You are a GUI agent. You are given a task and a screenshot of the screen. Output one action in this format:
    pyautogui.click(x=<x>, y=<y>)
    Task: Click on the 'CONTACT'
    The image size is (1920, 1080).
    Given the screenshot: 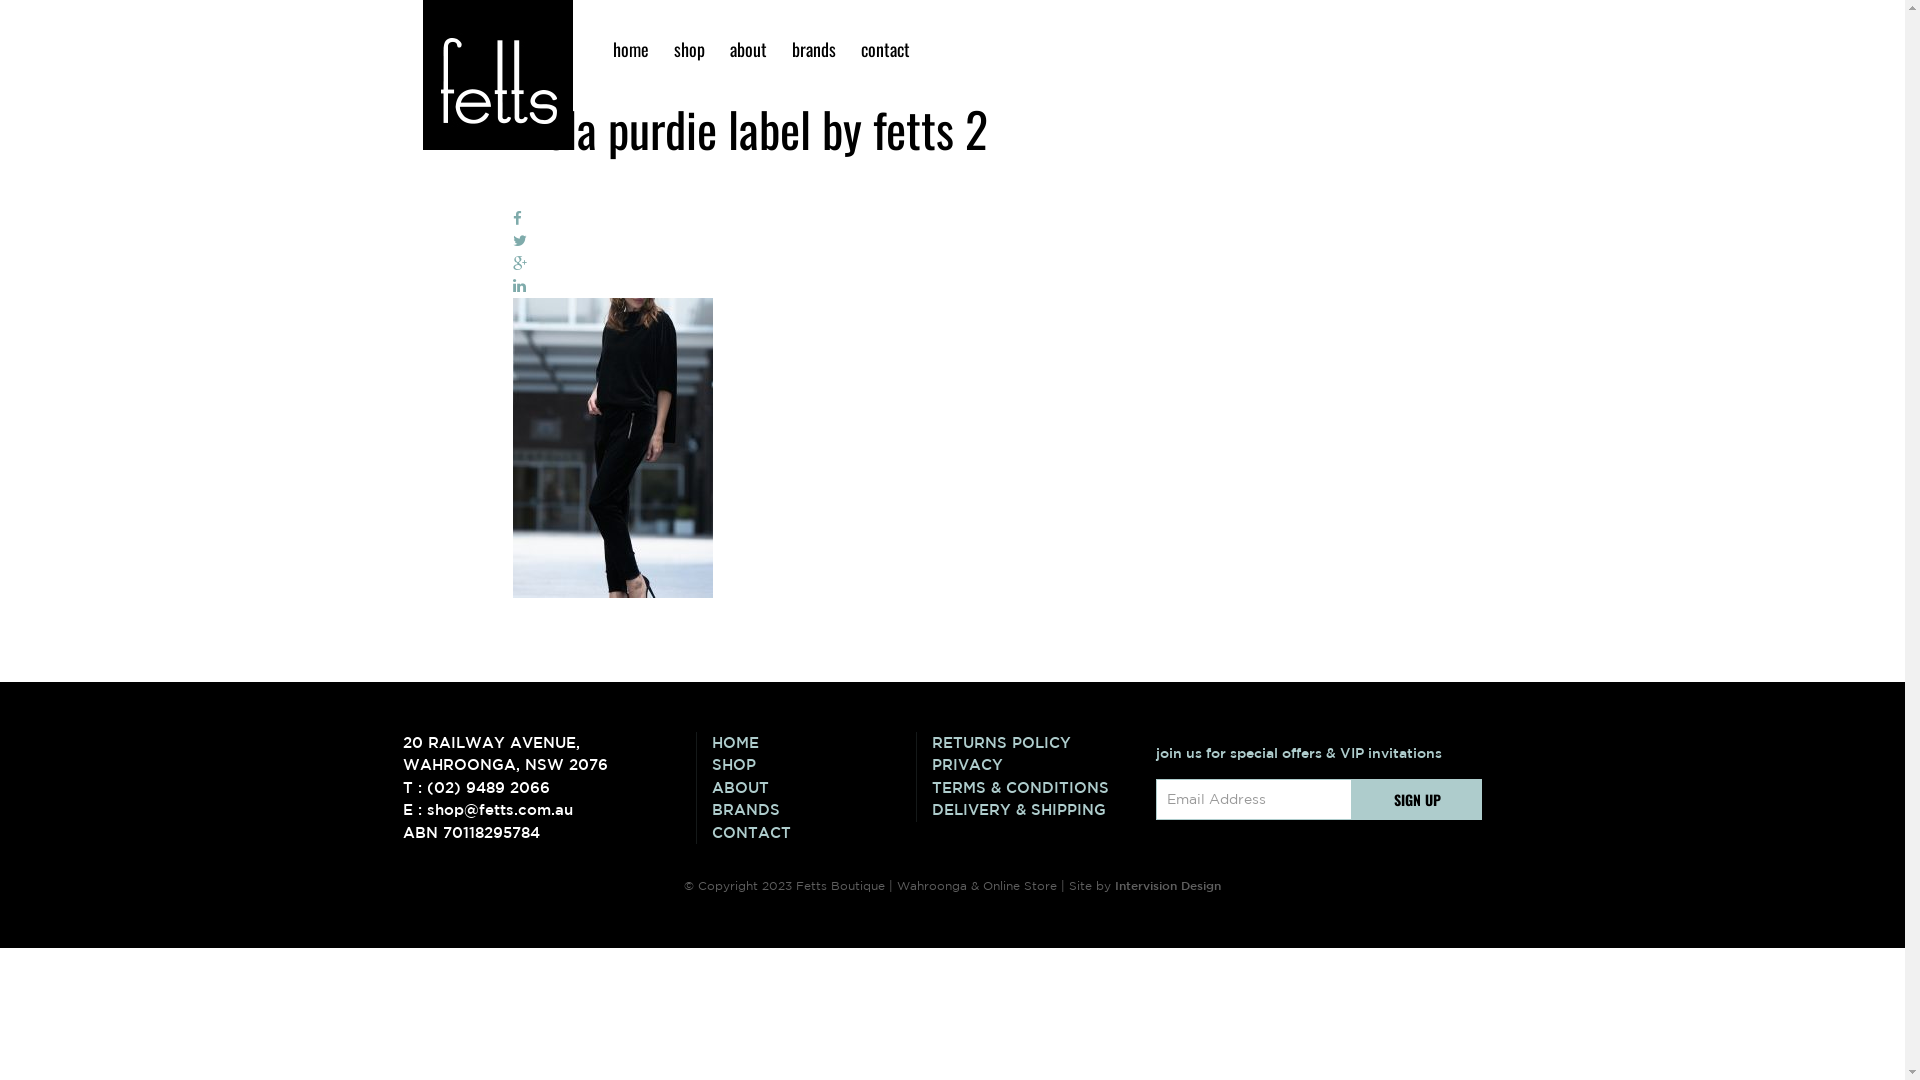 What is the action you would take?
    pyautogui.click(x=814, y=833)
    